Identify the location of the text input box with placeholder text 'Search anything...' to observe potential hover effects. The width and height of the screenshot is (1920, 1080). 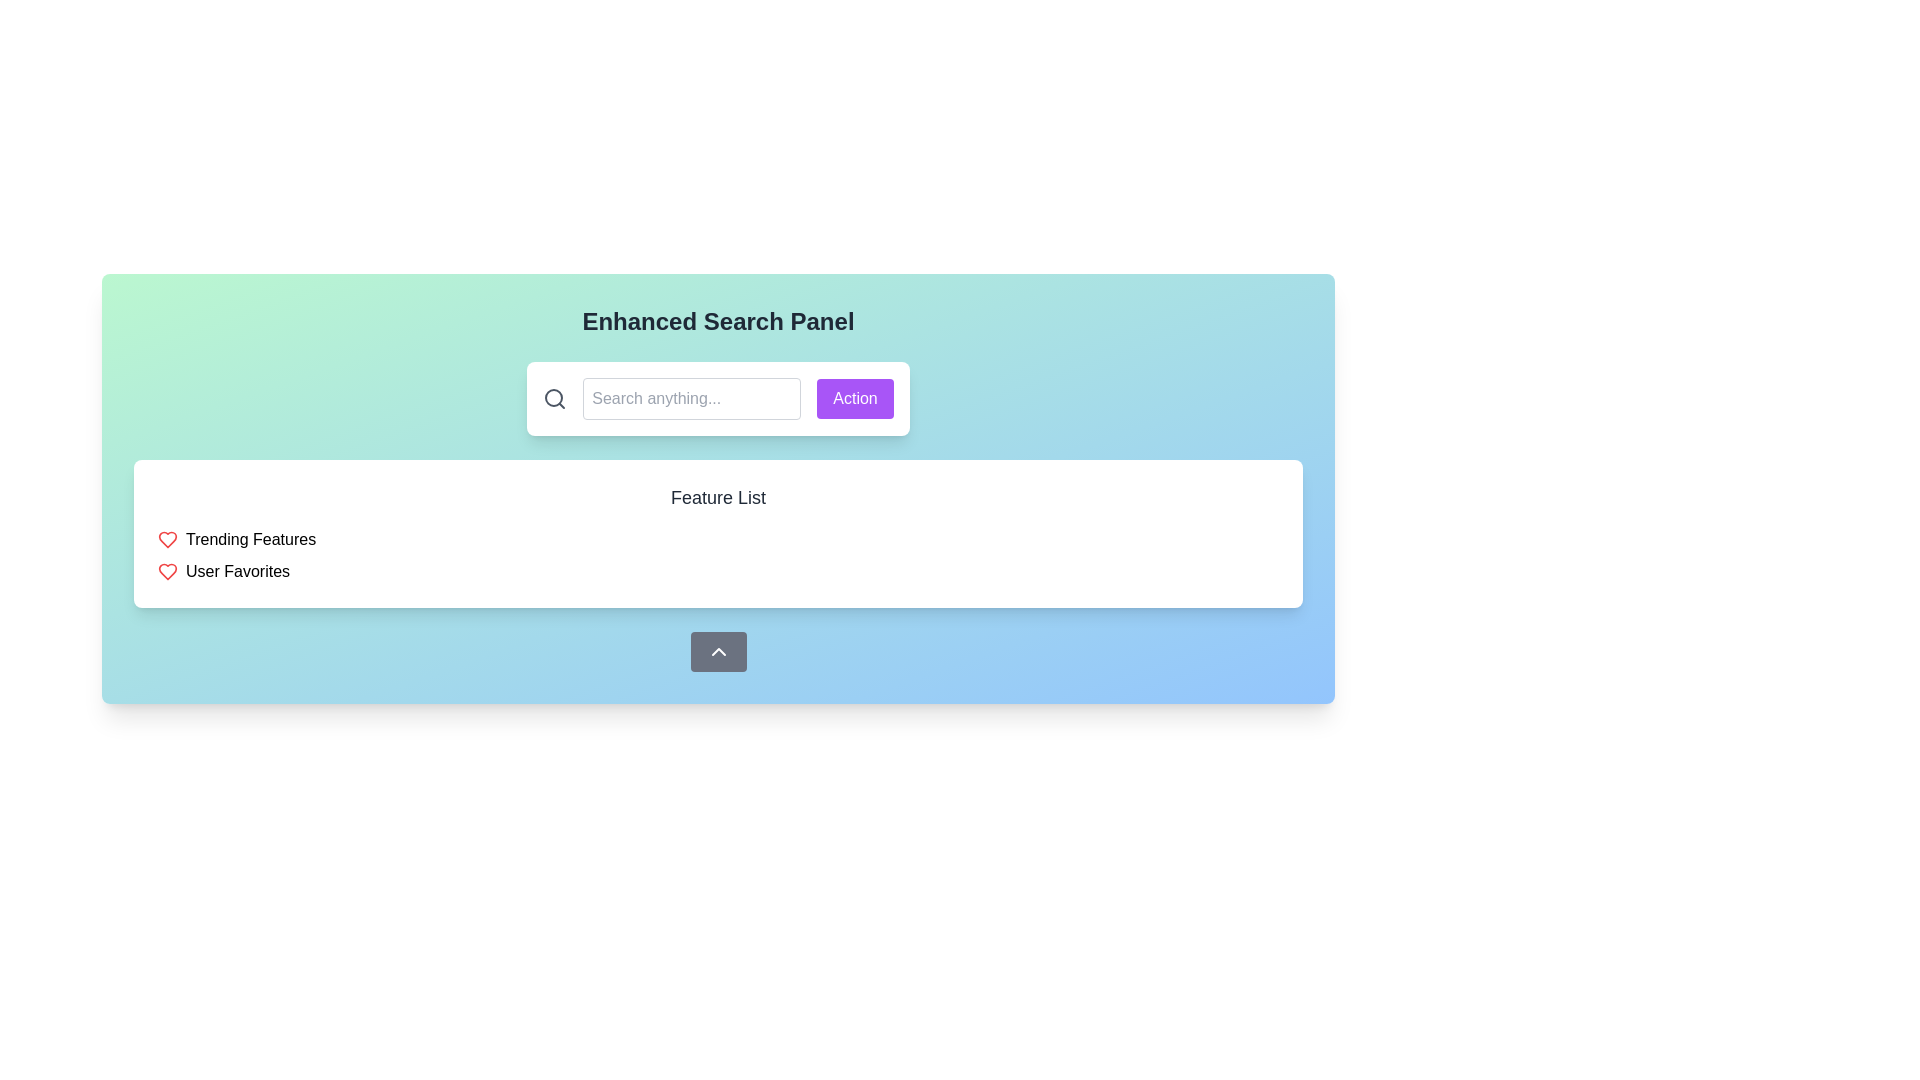
(692, 398).